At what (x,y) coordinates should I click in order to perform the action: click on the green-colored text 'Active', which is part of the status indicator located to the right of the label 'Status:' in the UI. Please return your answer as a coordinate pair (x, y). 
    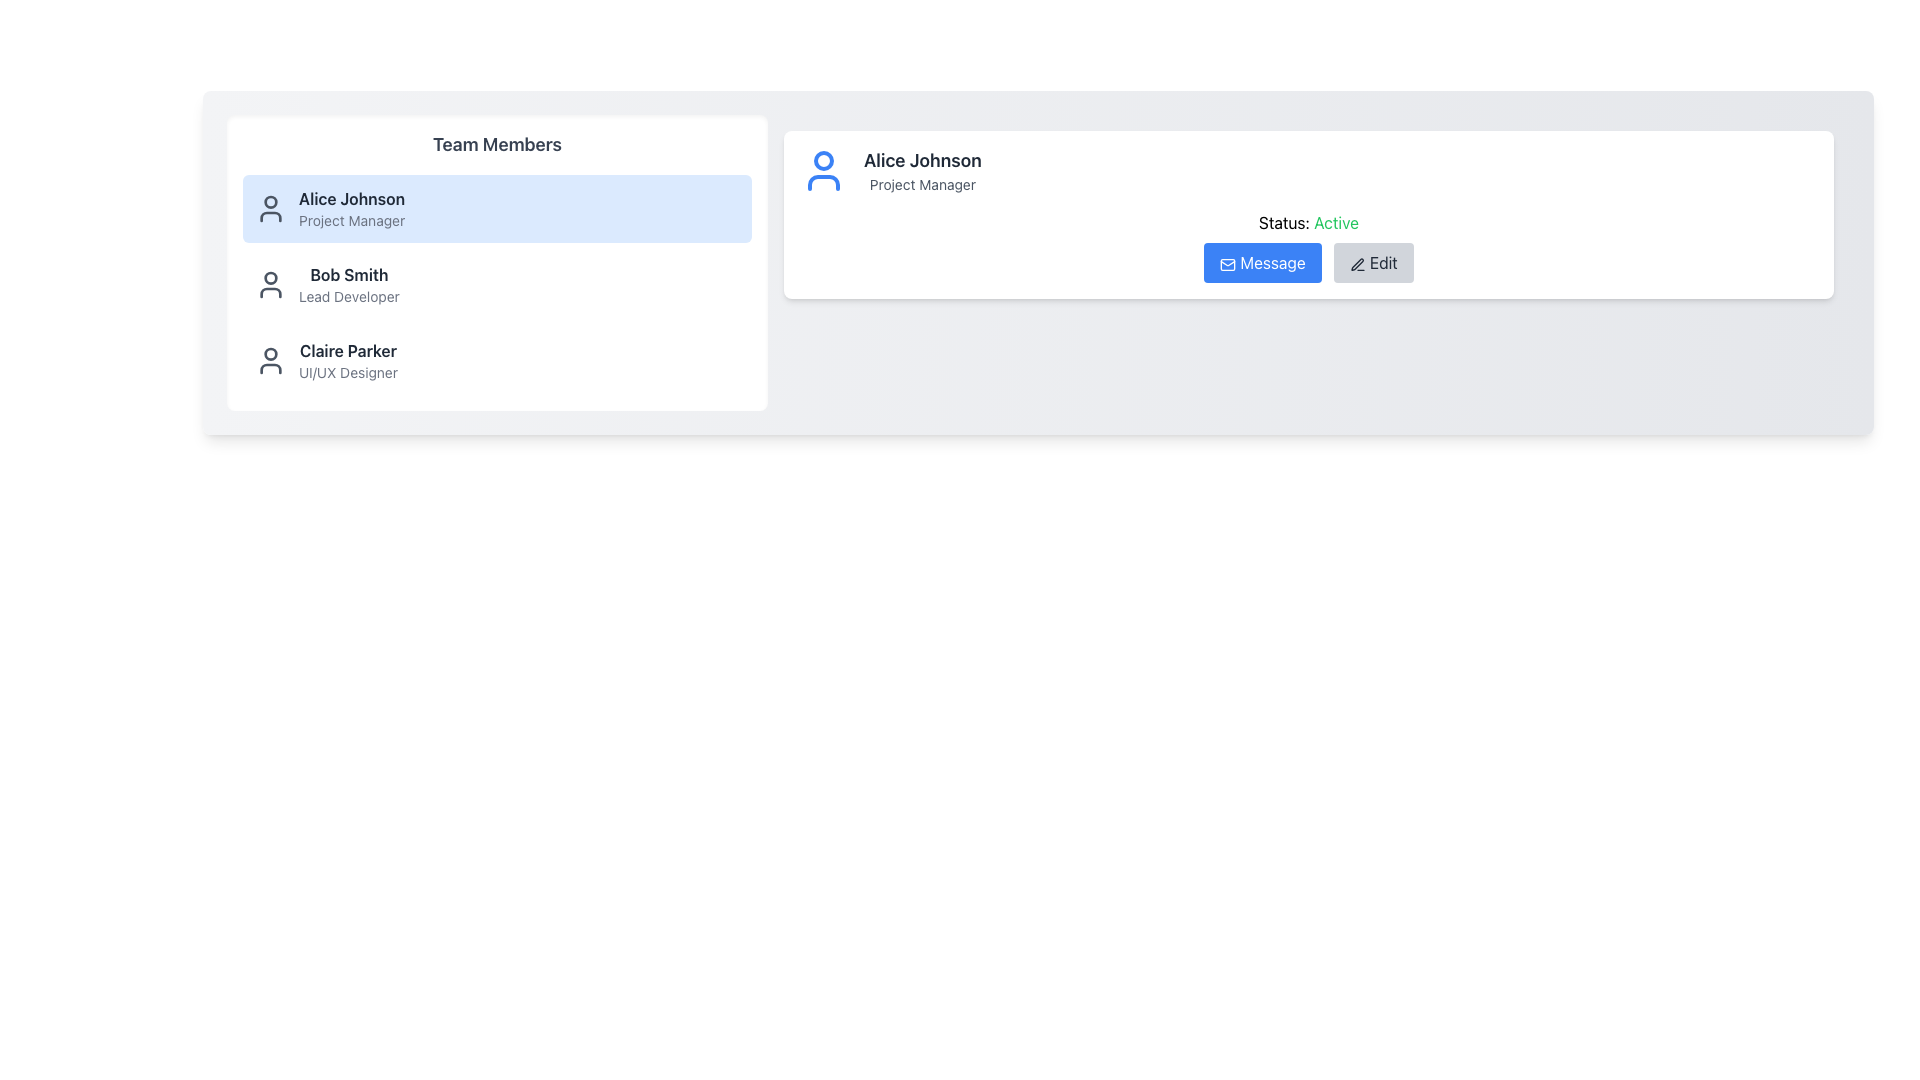
    Looking at the image, I should click on (1336, 223).